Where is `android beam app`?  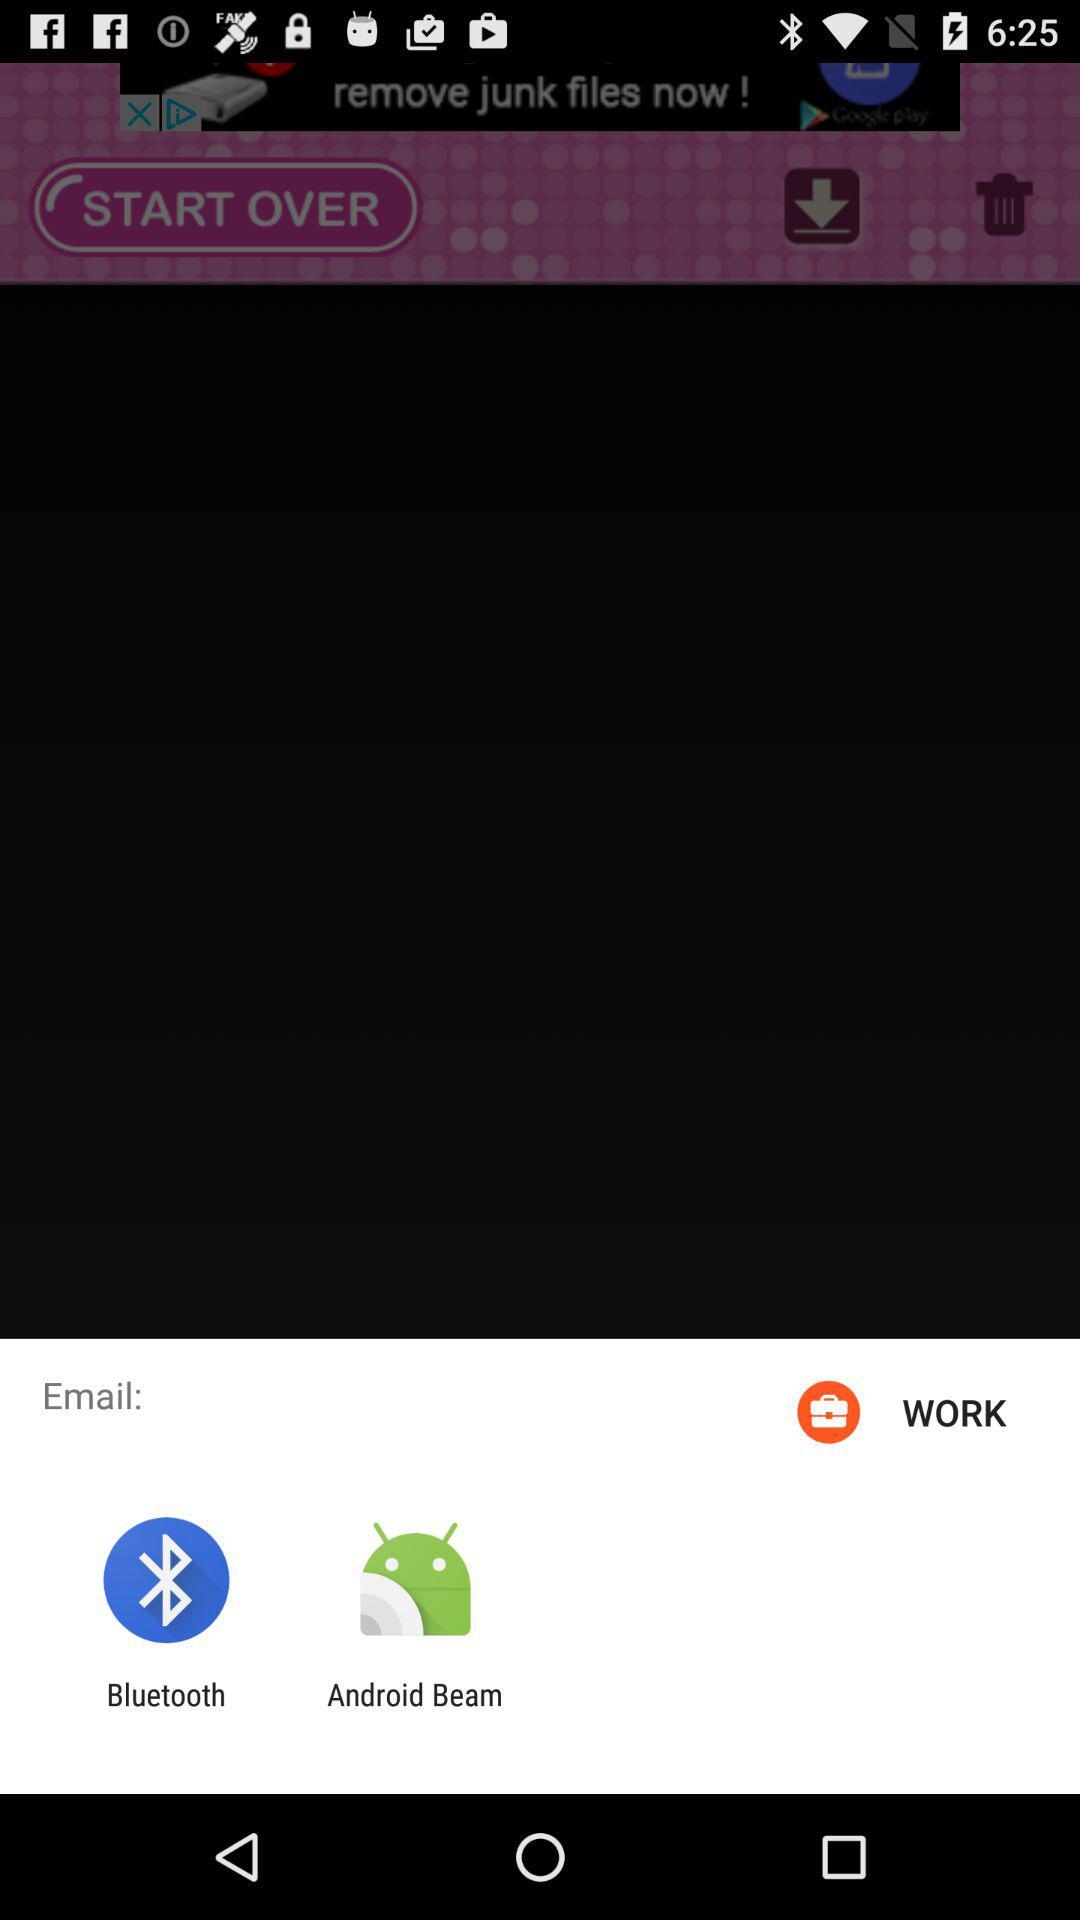
android beam app is located at coordinates (414, 1711).